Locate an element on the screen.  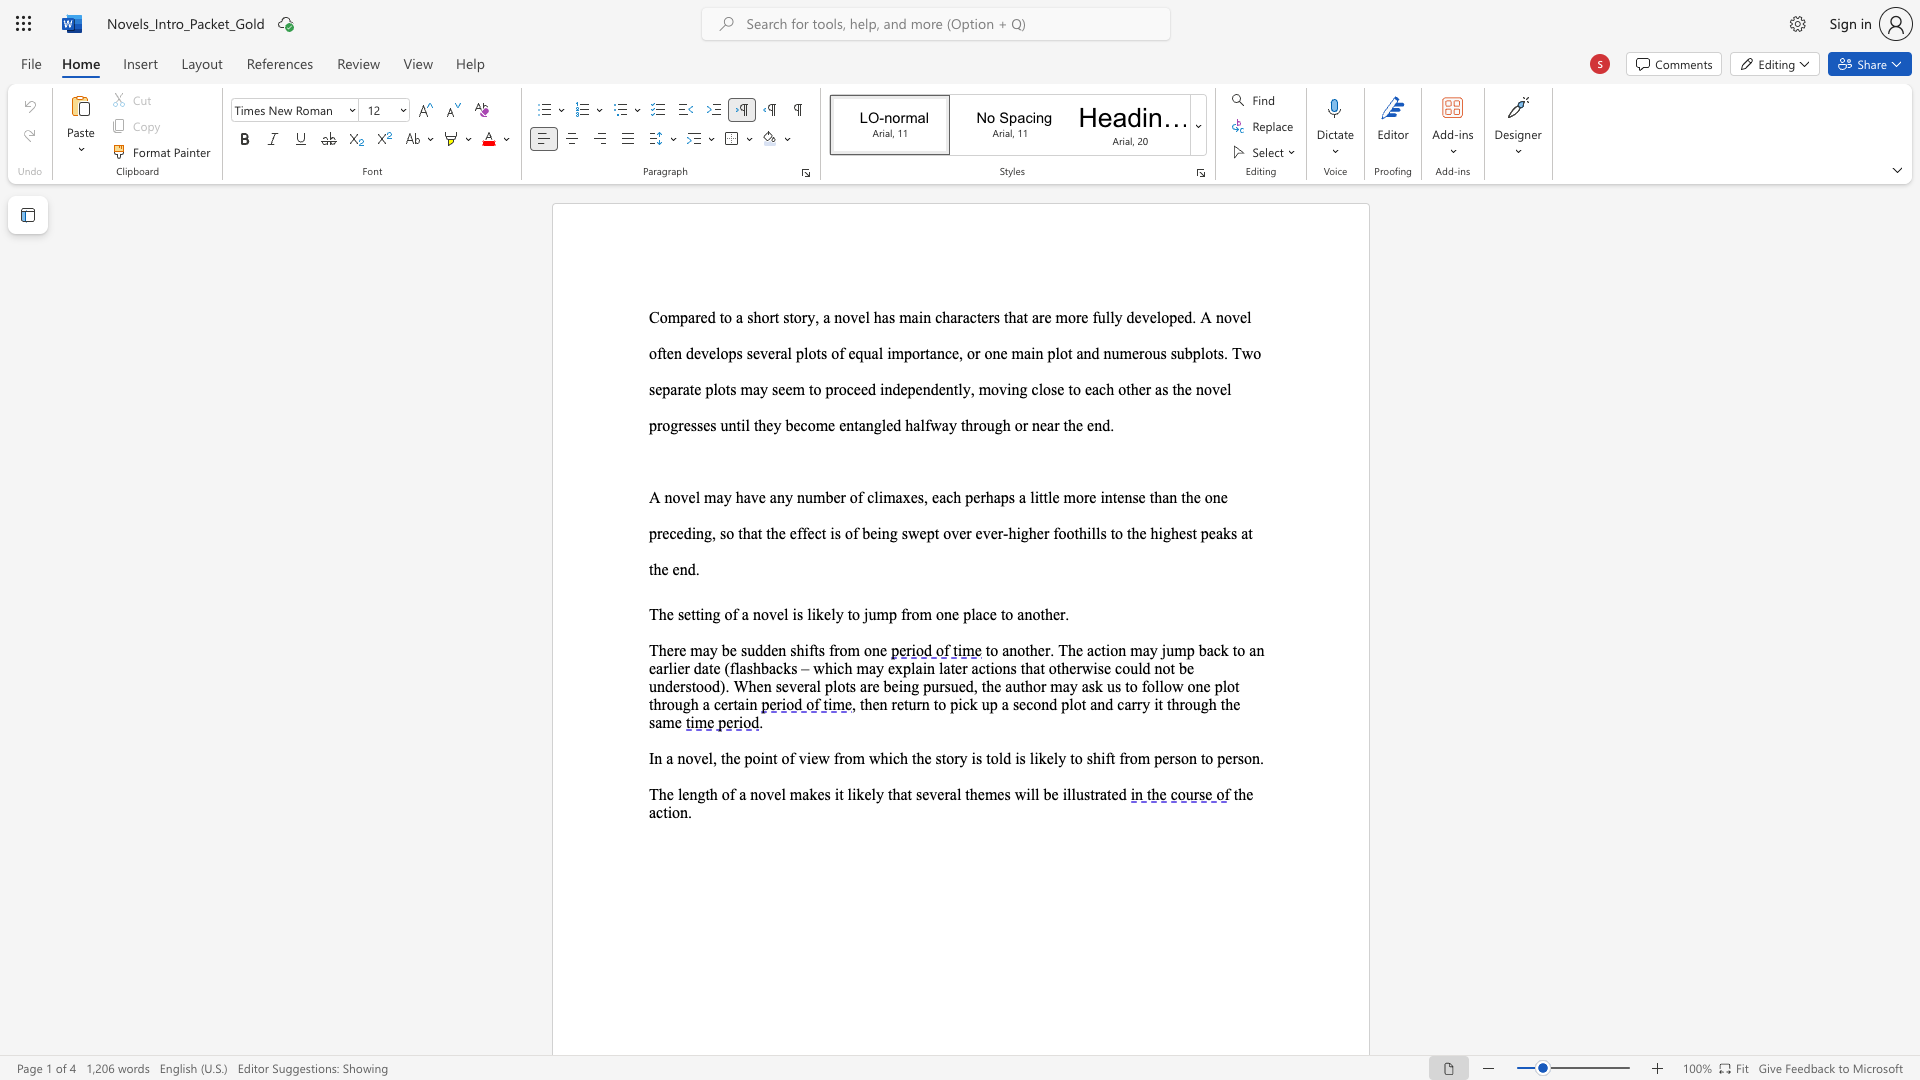
the subset text "ding, so that the effect is of being swept over" within the text "little more intense than the one preceding, so that the effect is of being swept over ever-higher foothills to the highest peaks at the end." is located at coordinates (683, 532).